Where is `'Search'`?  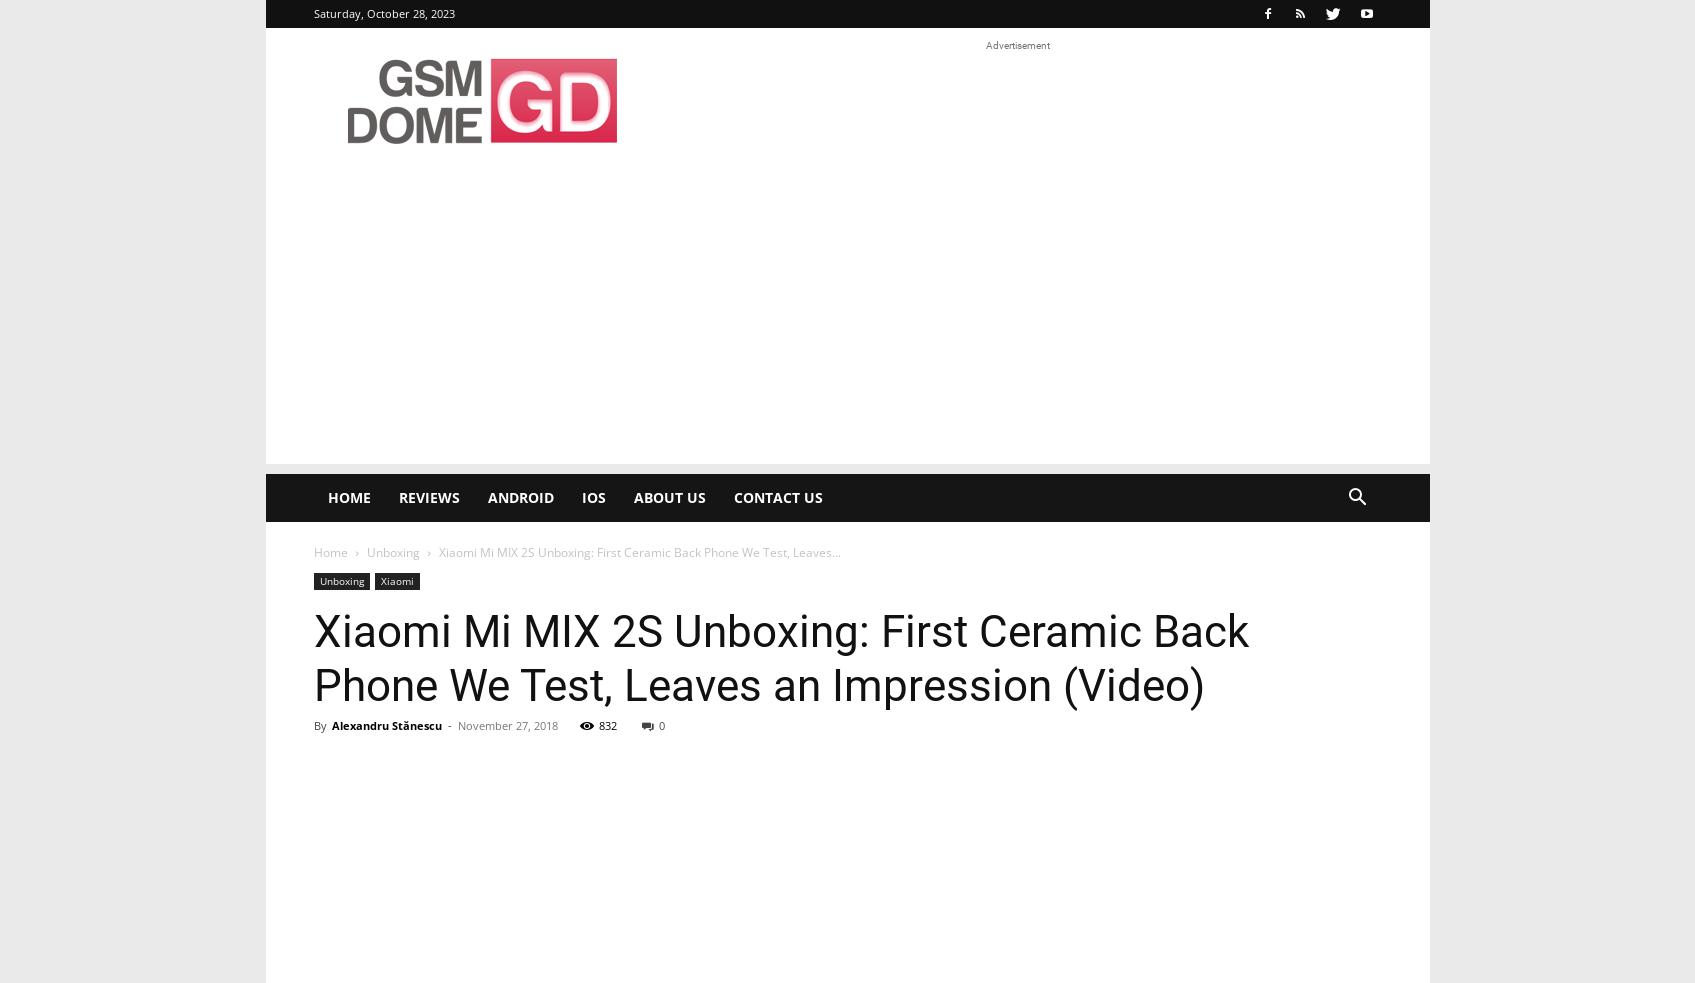 'Search' is located at coordinates (847, 99).